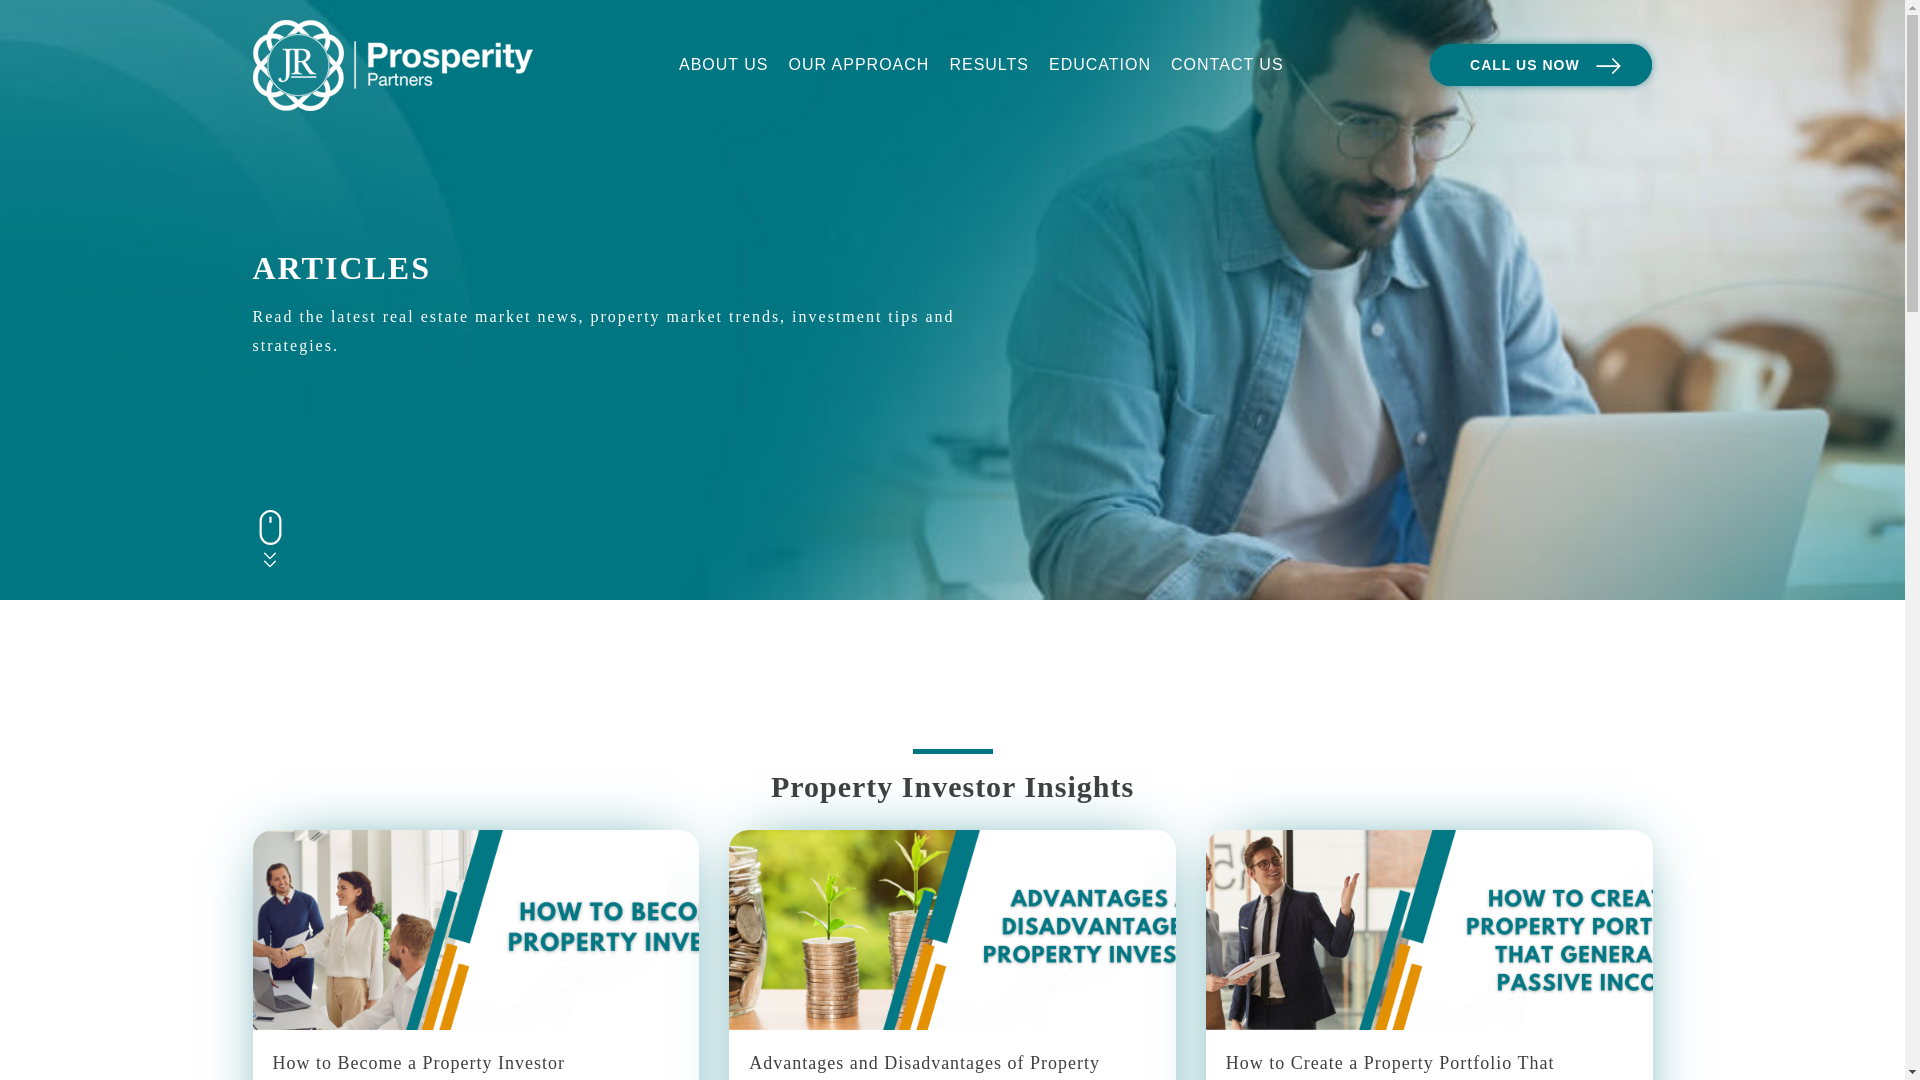 Image resolution: width=1920 pixels, height=1080 pixels. What do you see at coordinates (1098, 64) in the screenshot?
I see `'EDUCATION'` at bounding box center [1098, 64].